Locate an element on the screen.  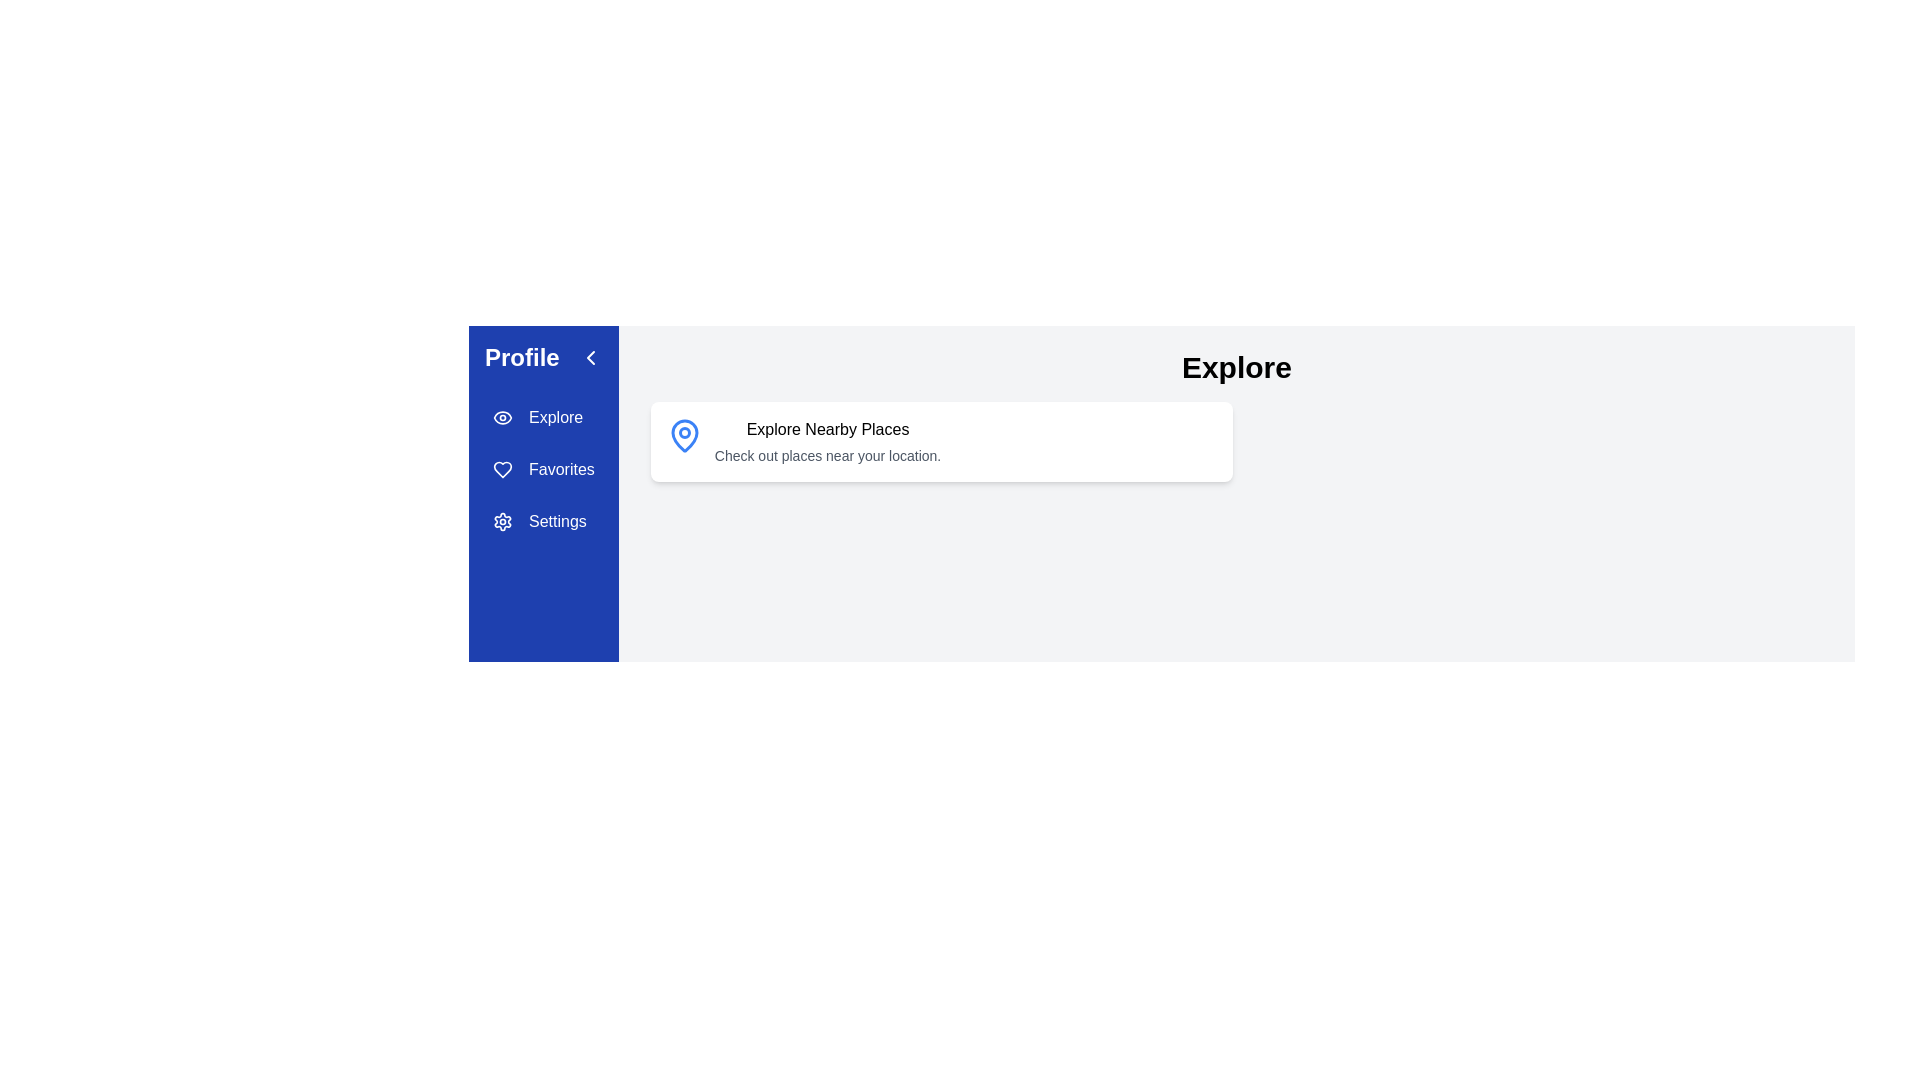
the gear-shaped icon representing 'Settings' located in the vertical navigation bar on the left side of the interface is located at coordinates (503, 520).